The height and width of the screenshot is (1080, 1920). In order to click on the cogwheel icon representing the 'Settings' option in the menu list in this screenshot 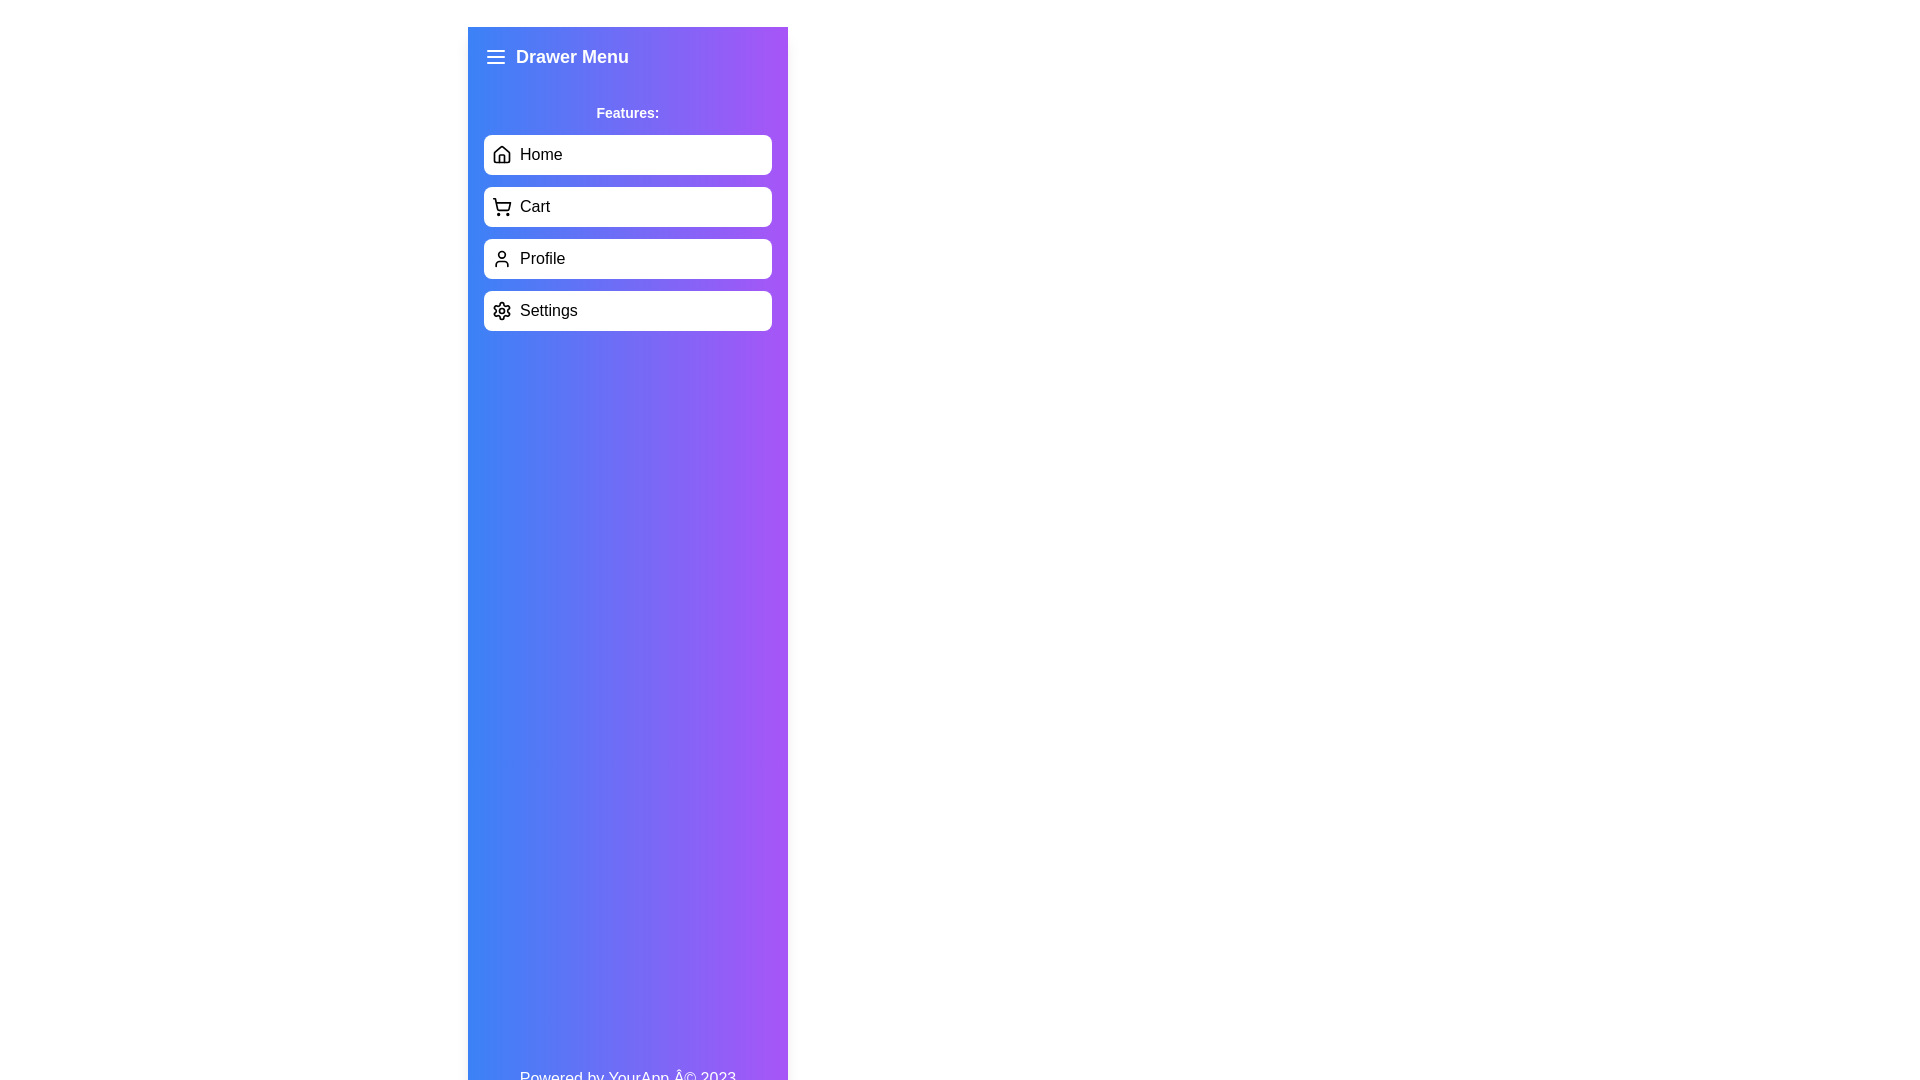, I will do `click(502, 311)`.